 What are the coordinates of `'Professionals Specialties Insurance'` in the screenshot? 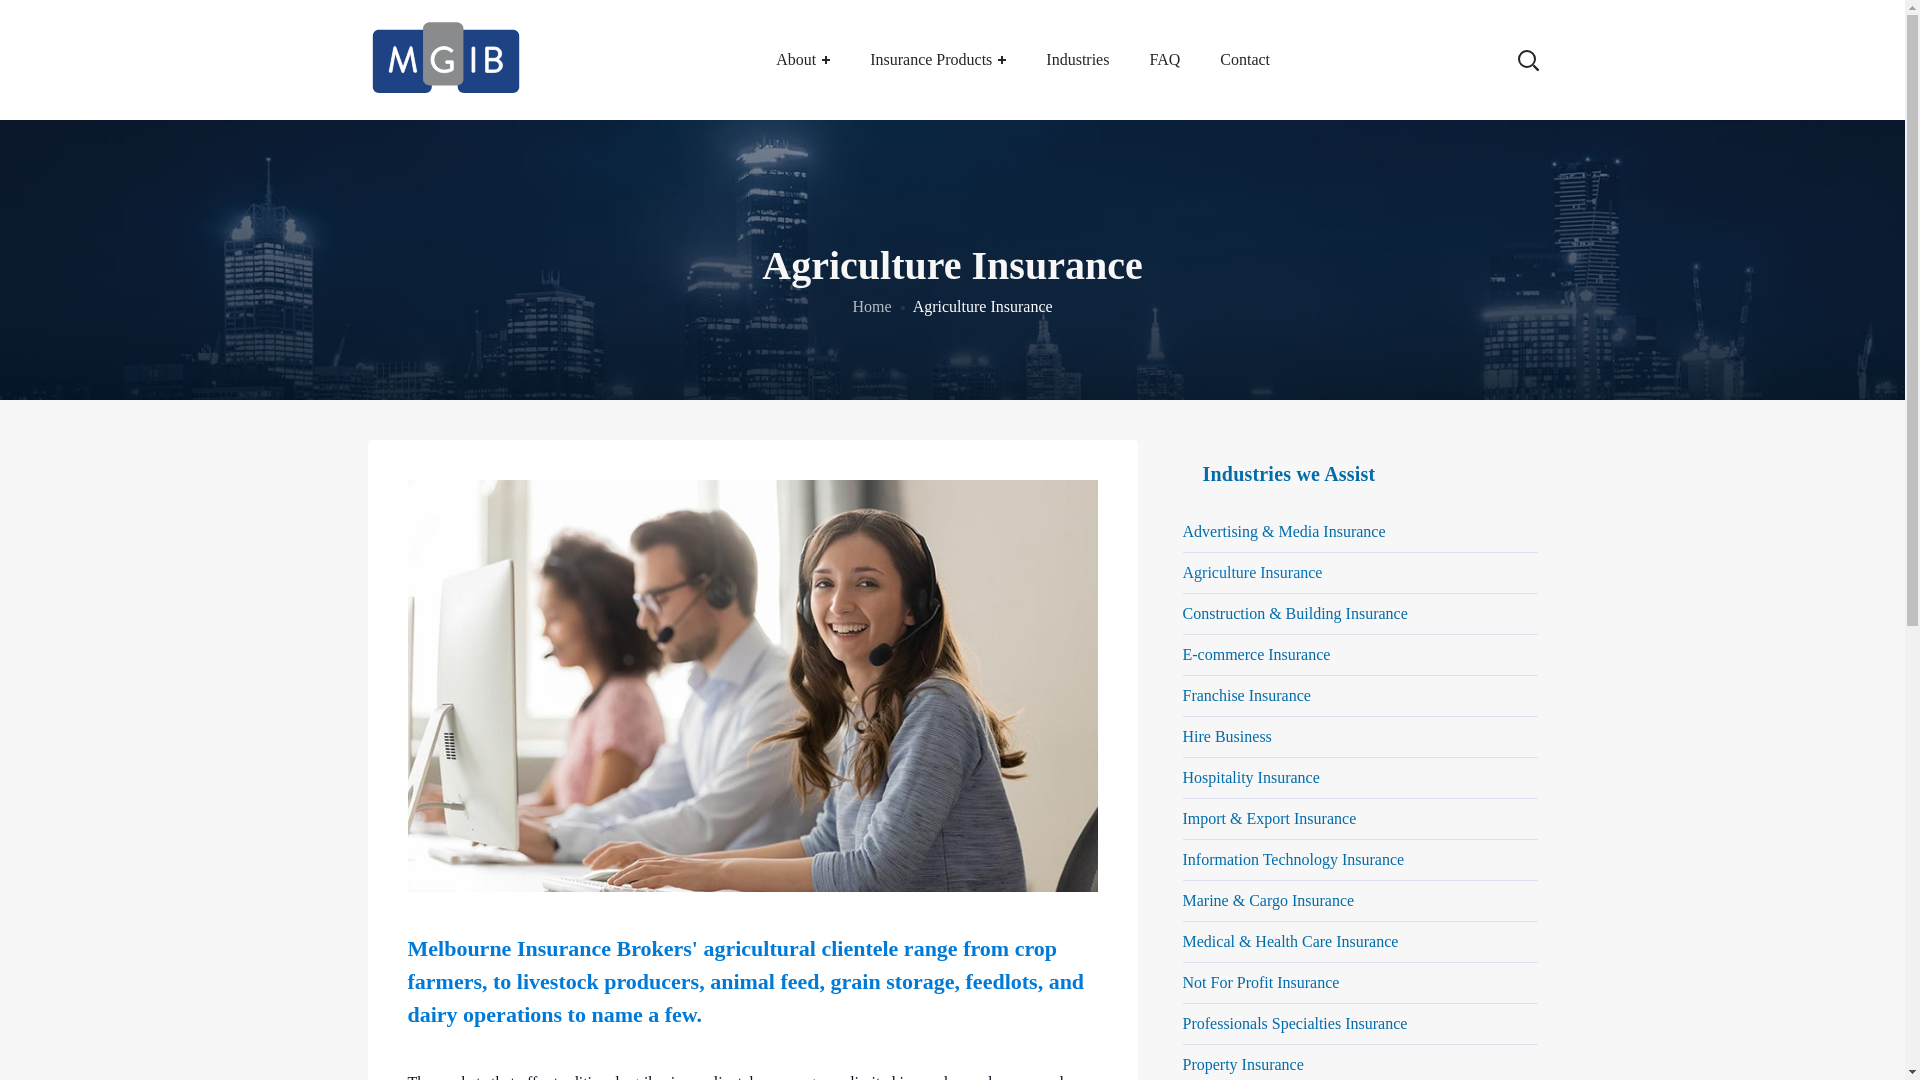 It's located at (1181, 1024).